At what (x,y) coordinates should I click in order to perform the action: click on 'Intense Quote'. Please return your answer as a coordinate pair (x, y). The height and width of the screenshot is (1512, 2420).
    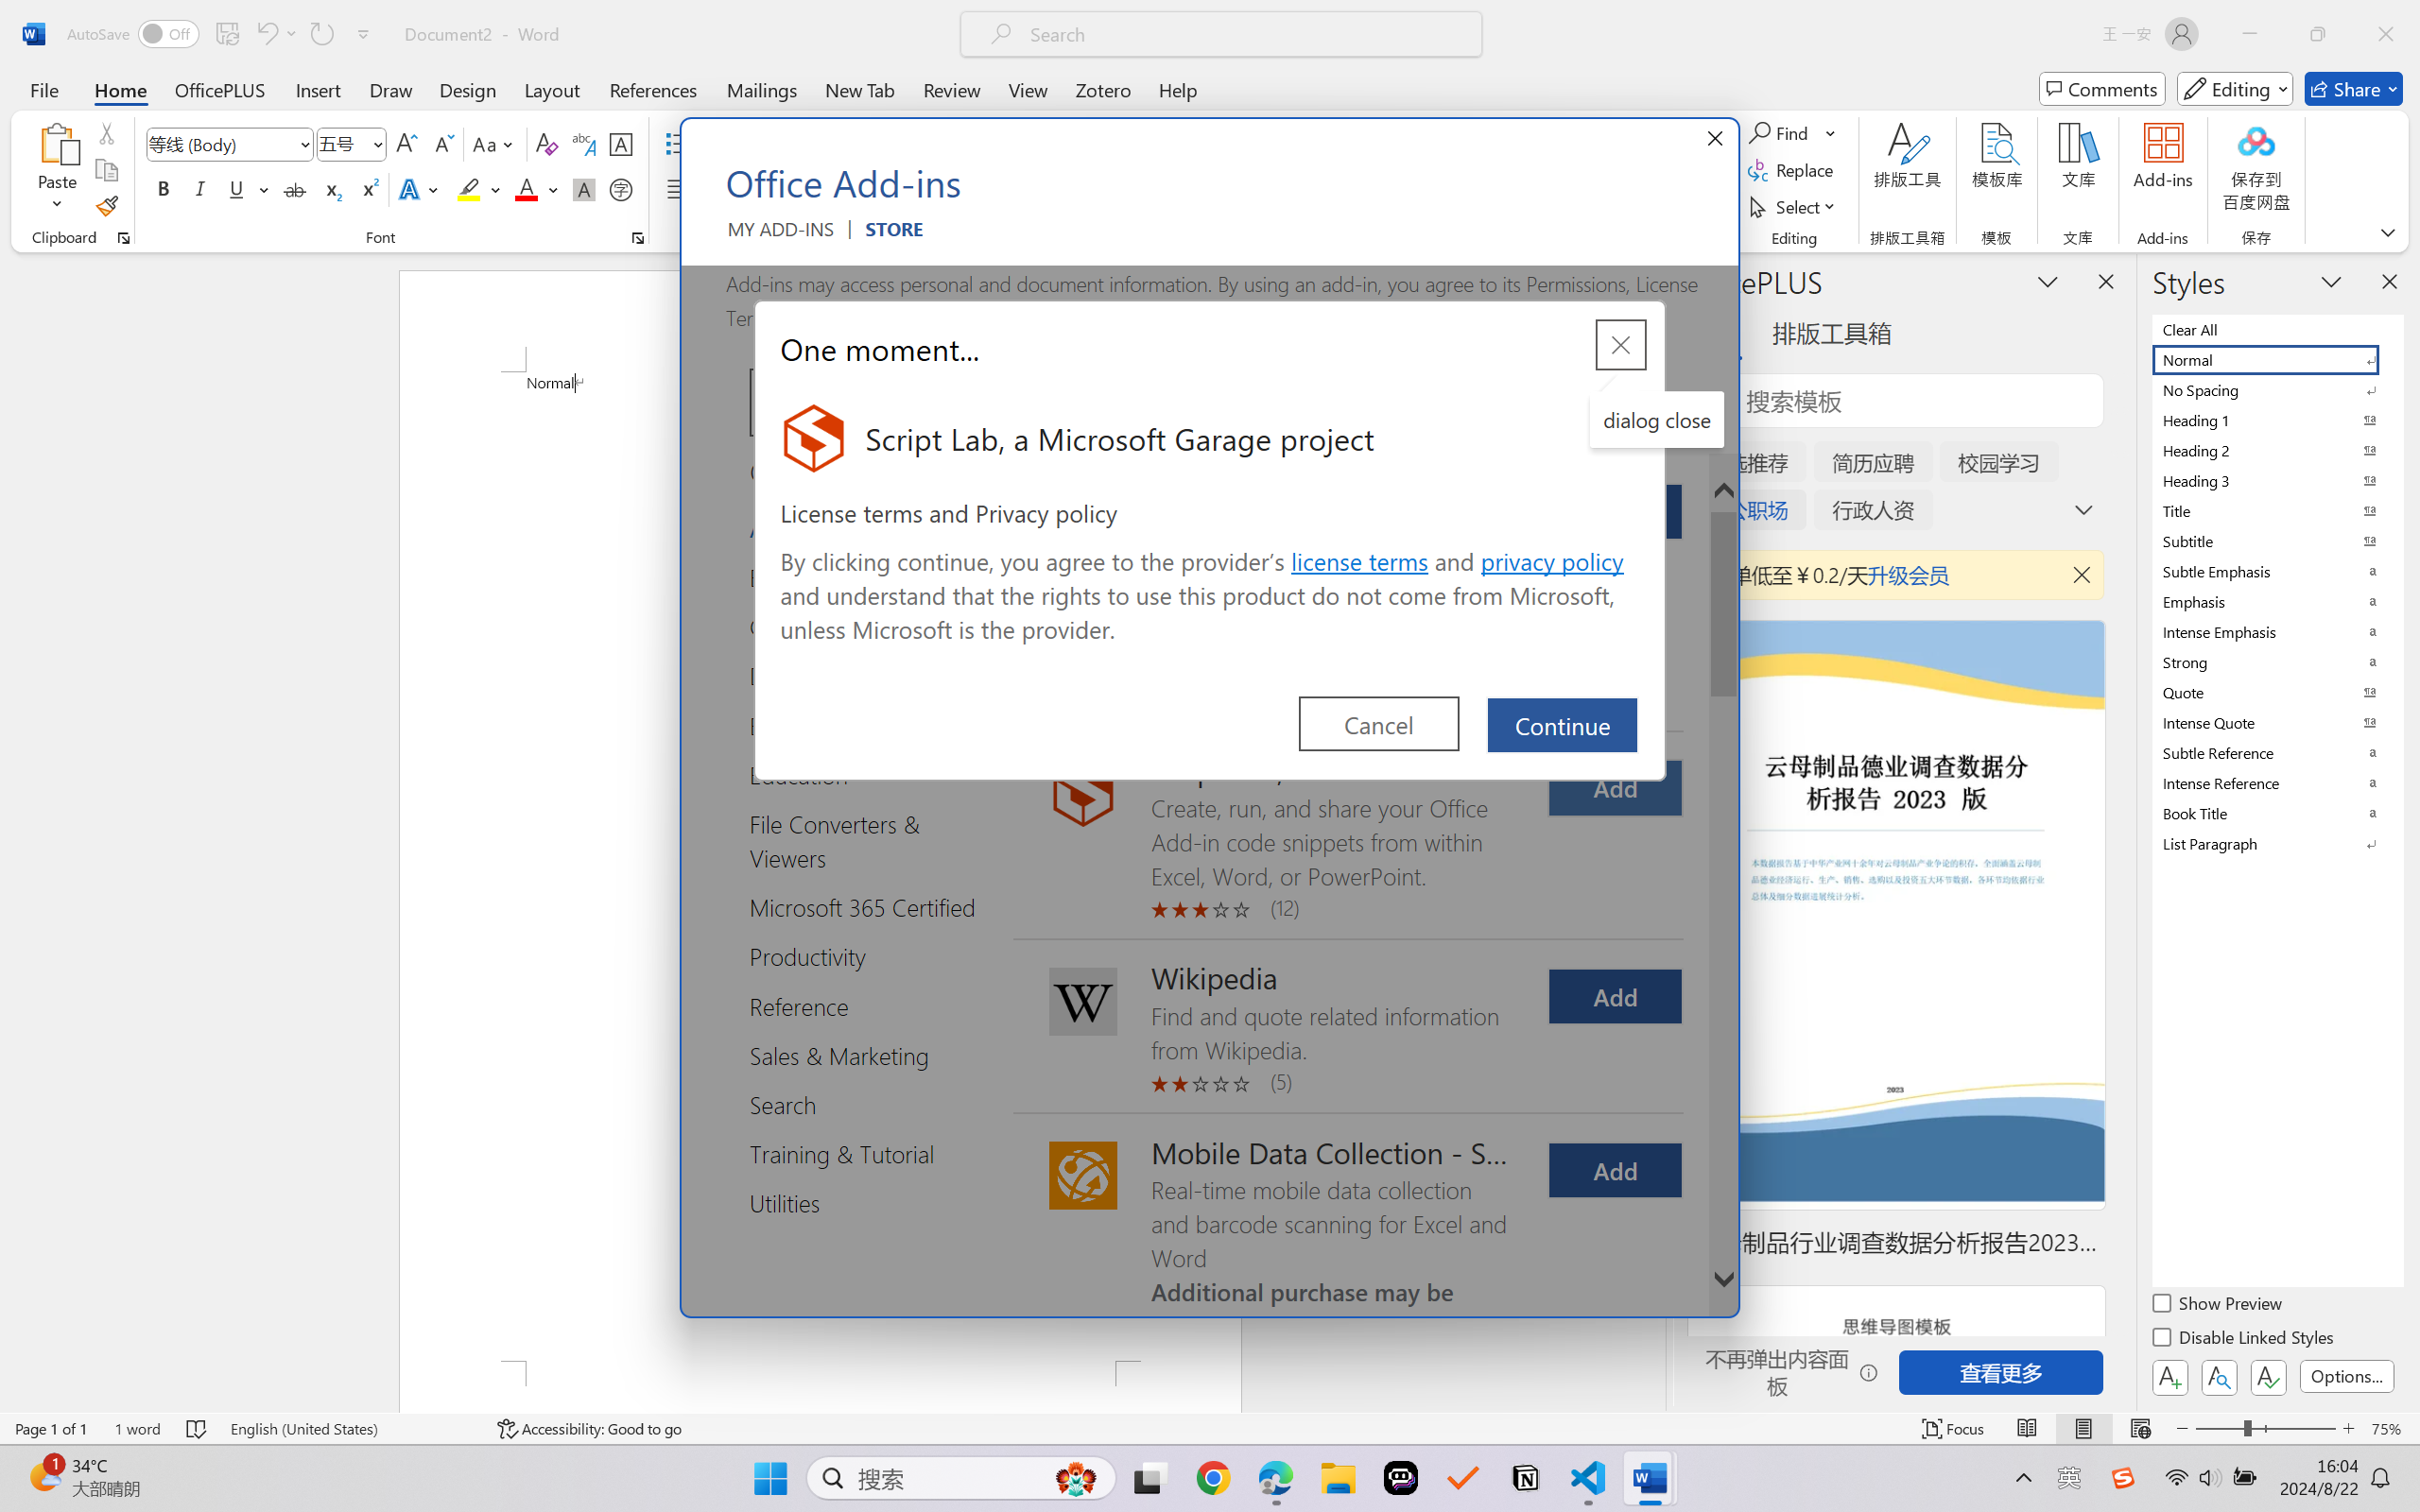
    Looking at the image, I should click on (2275, 722).